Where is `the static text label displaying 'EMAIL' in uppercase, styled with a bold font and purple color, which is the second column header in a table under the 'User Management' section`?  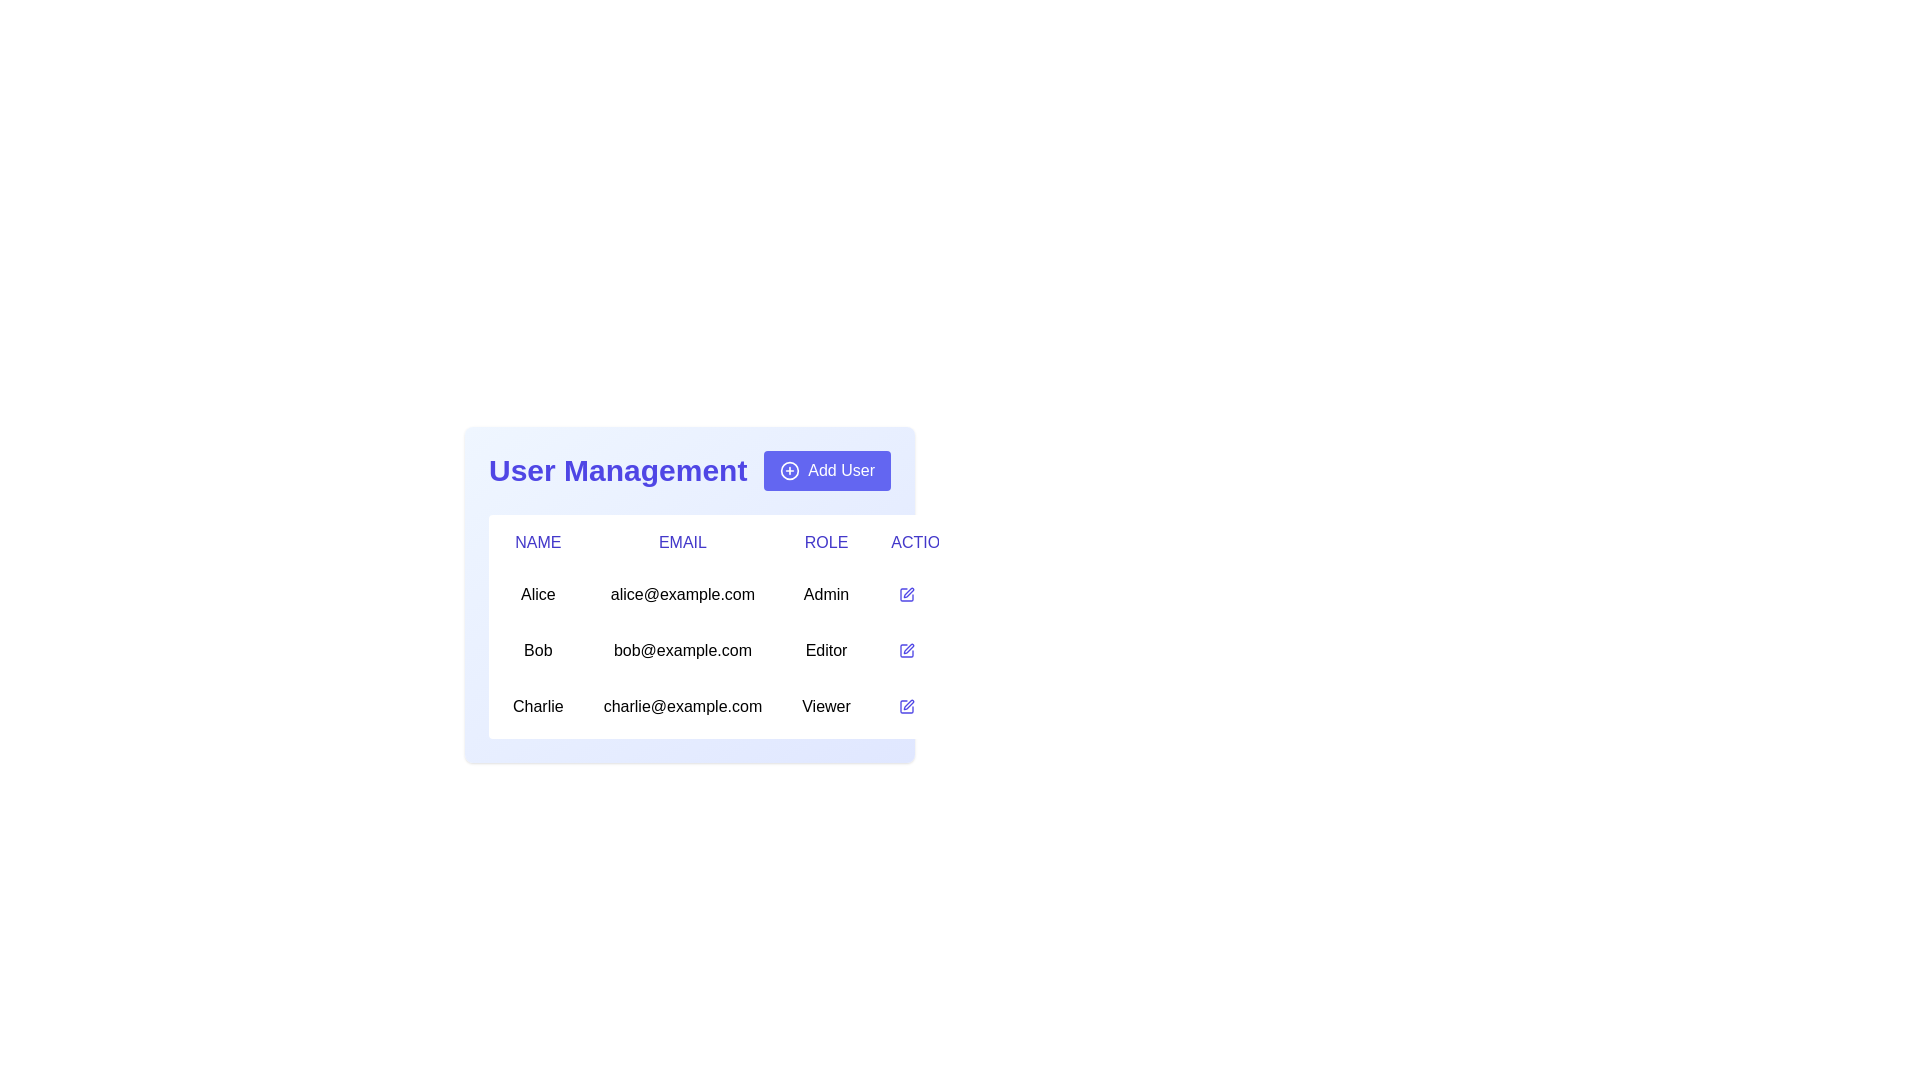 the static text label displaying 'EMAIL' in uppercase, styled with a bold font and purple color, which is the second column header in a table under the 'User Management' section is located at coordinates (682, 543).